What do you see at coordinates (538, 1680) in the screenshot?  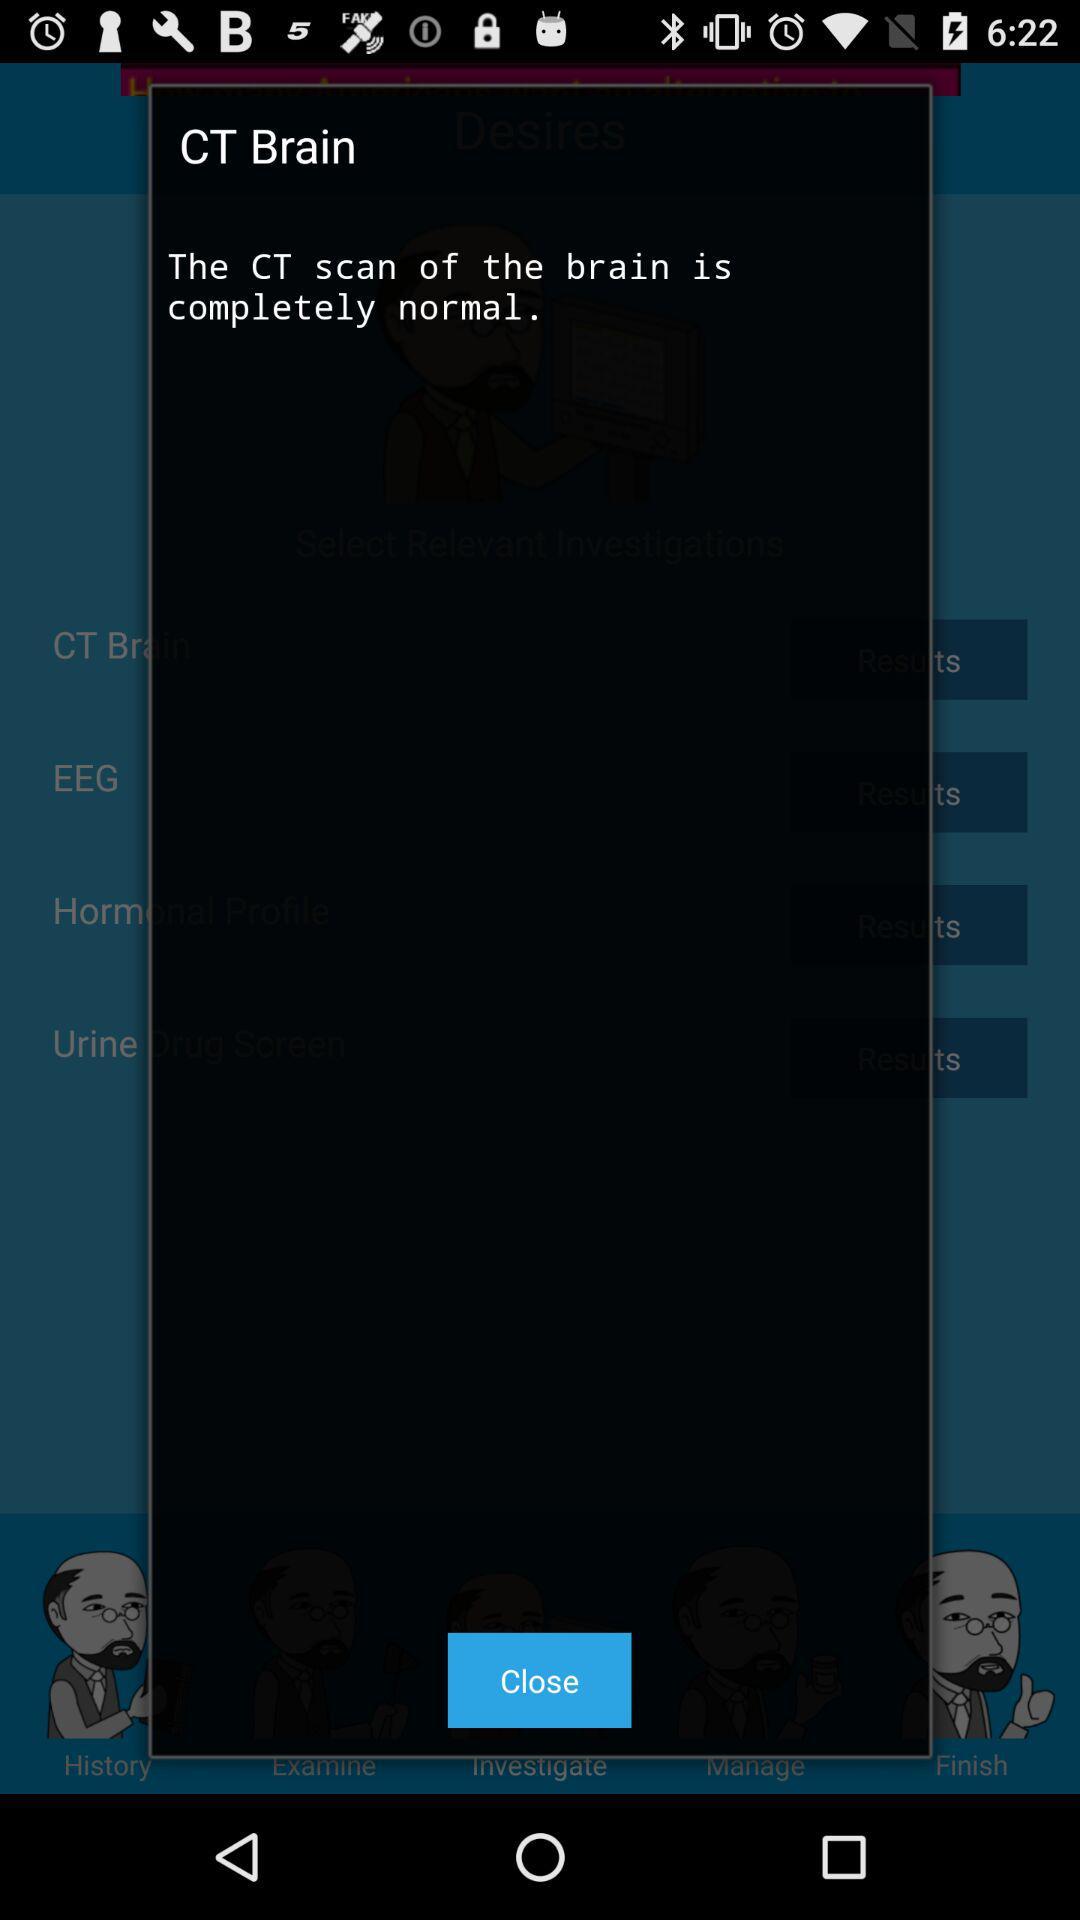 I see `the icon at the bottom` at bounding box center [538, 1680].